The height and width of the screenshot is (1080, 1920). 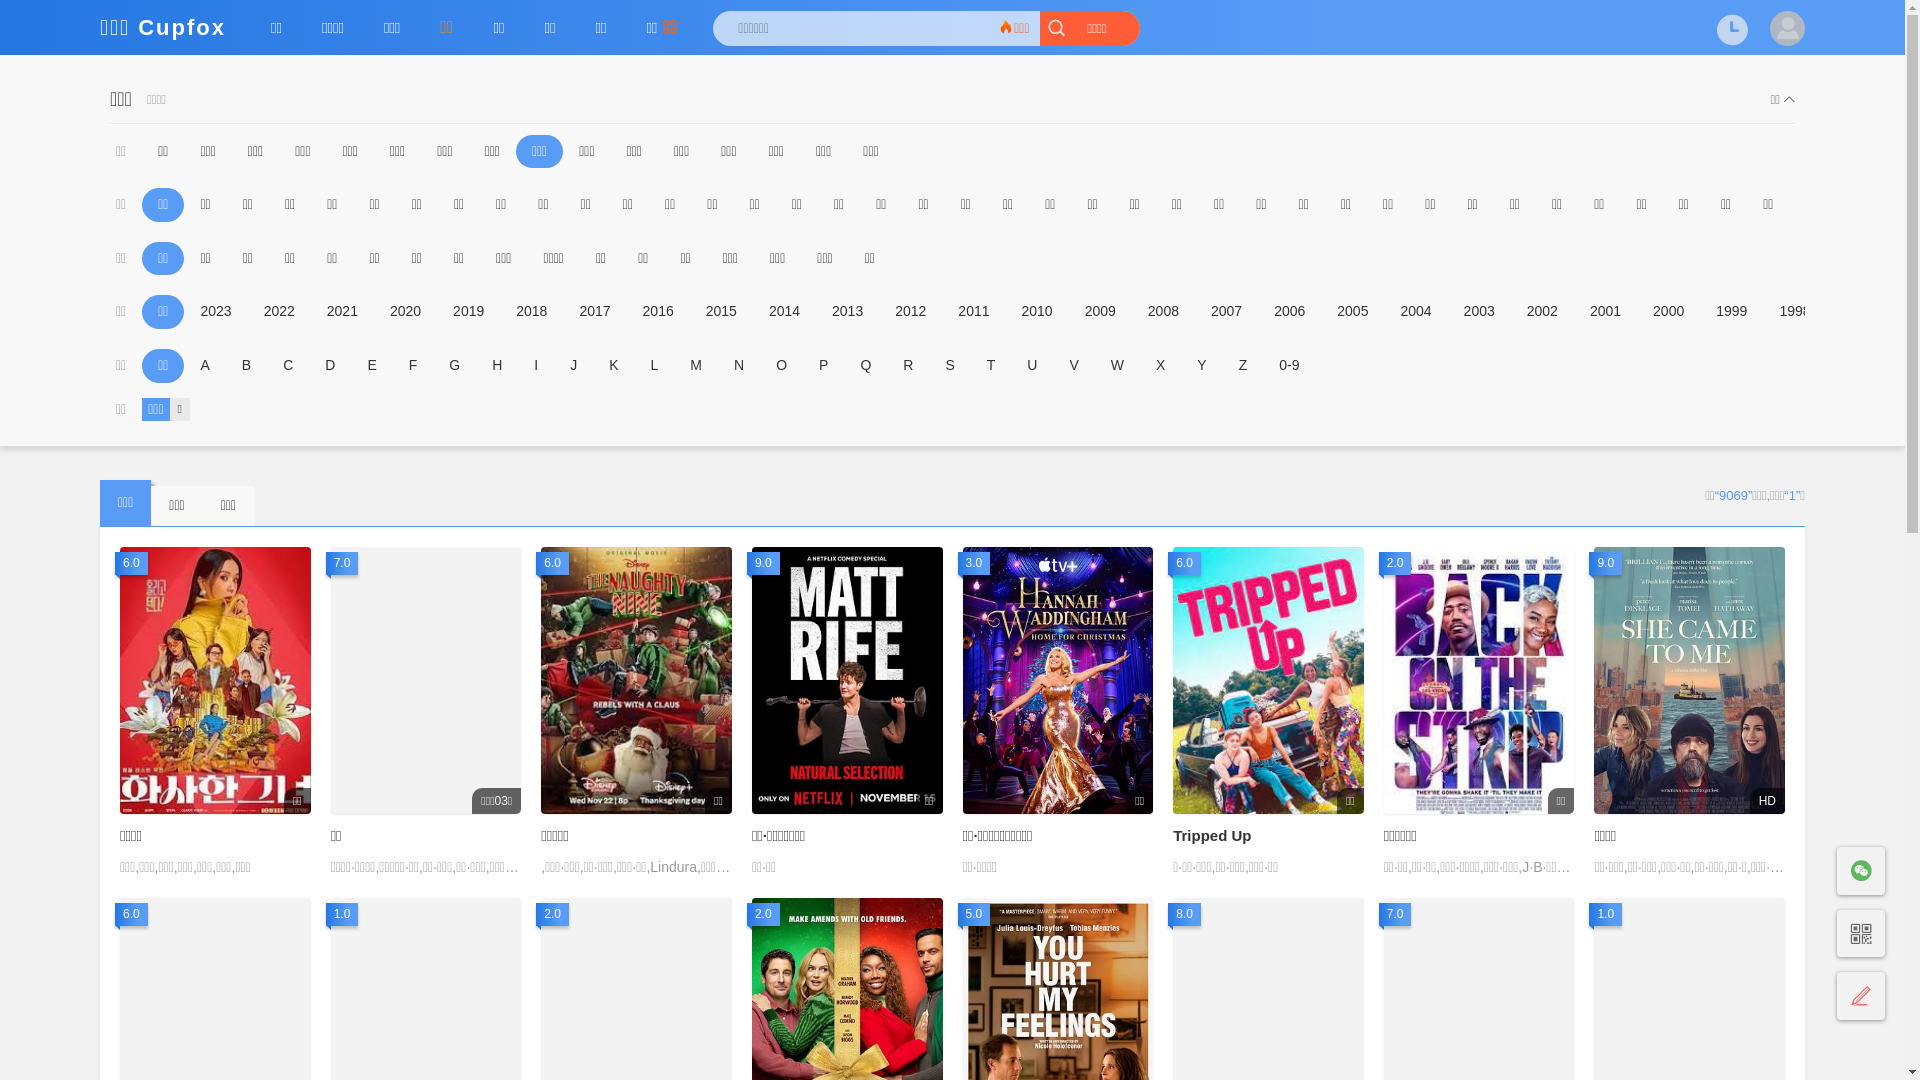 I want to click on '2000', so click(x=1668, y=312).